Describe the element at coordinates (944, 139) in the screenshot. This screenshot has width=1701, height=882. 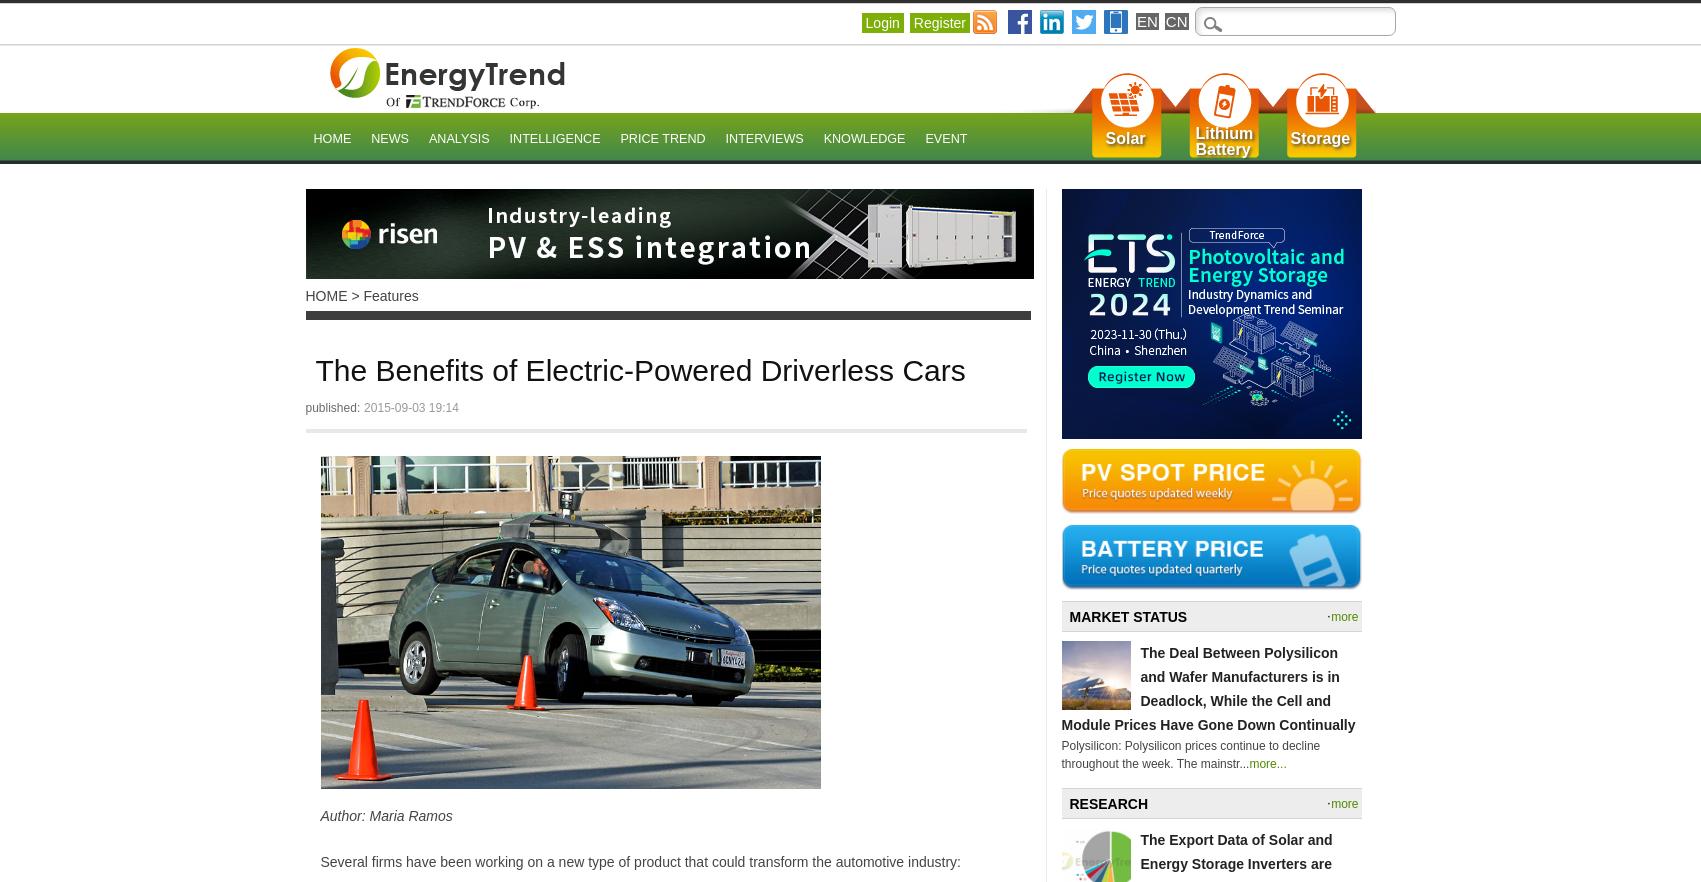
I see `'Event'` at that location.